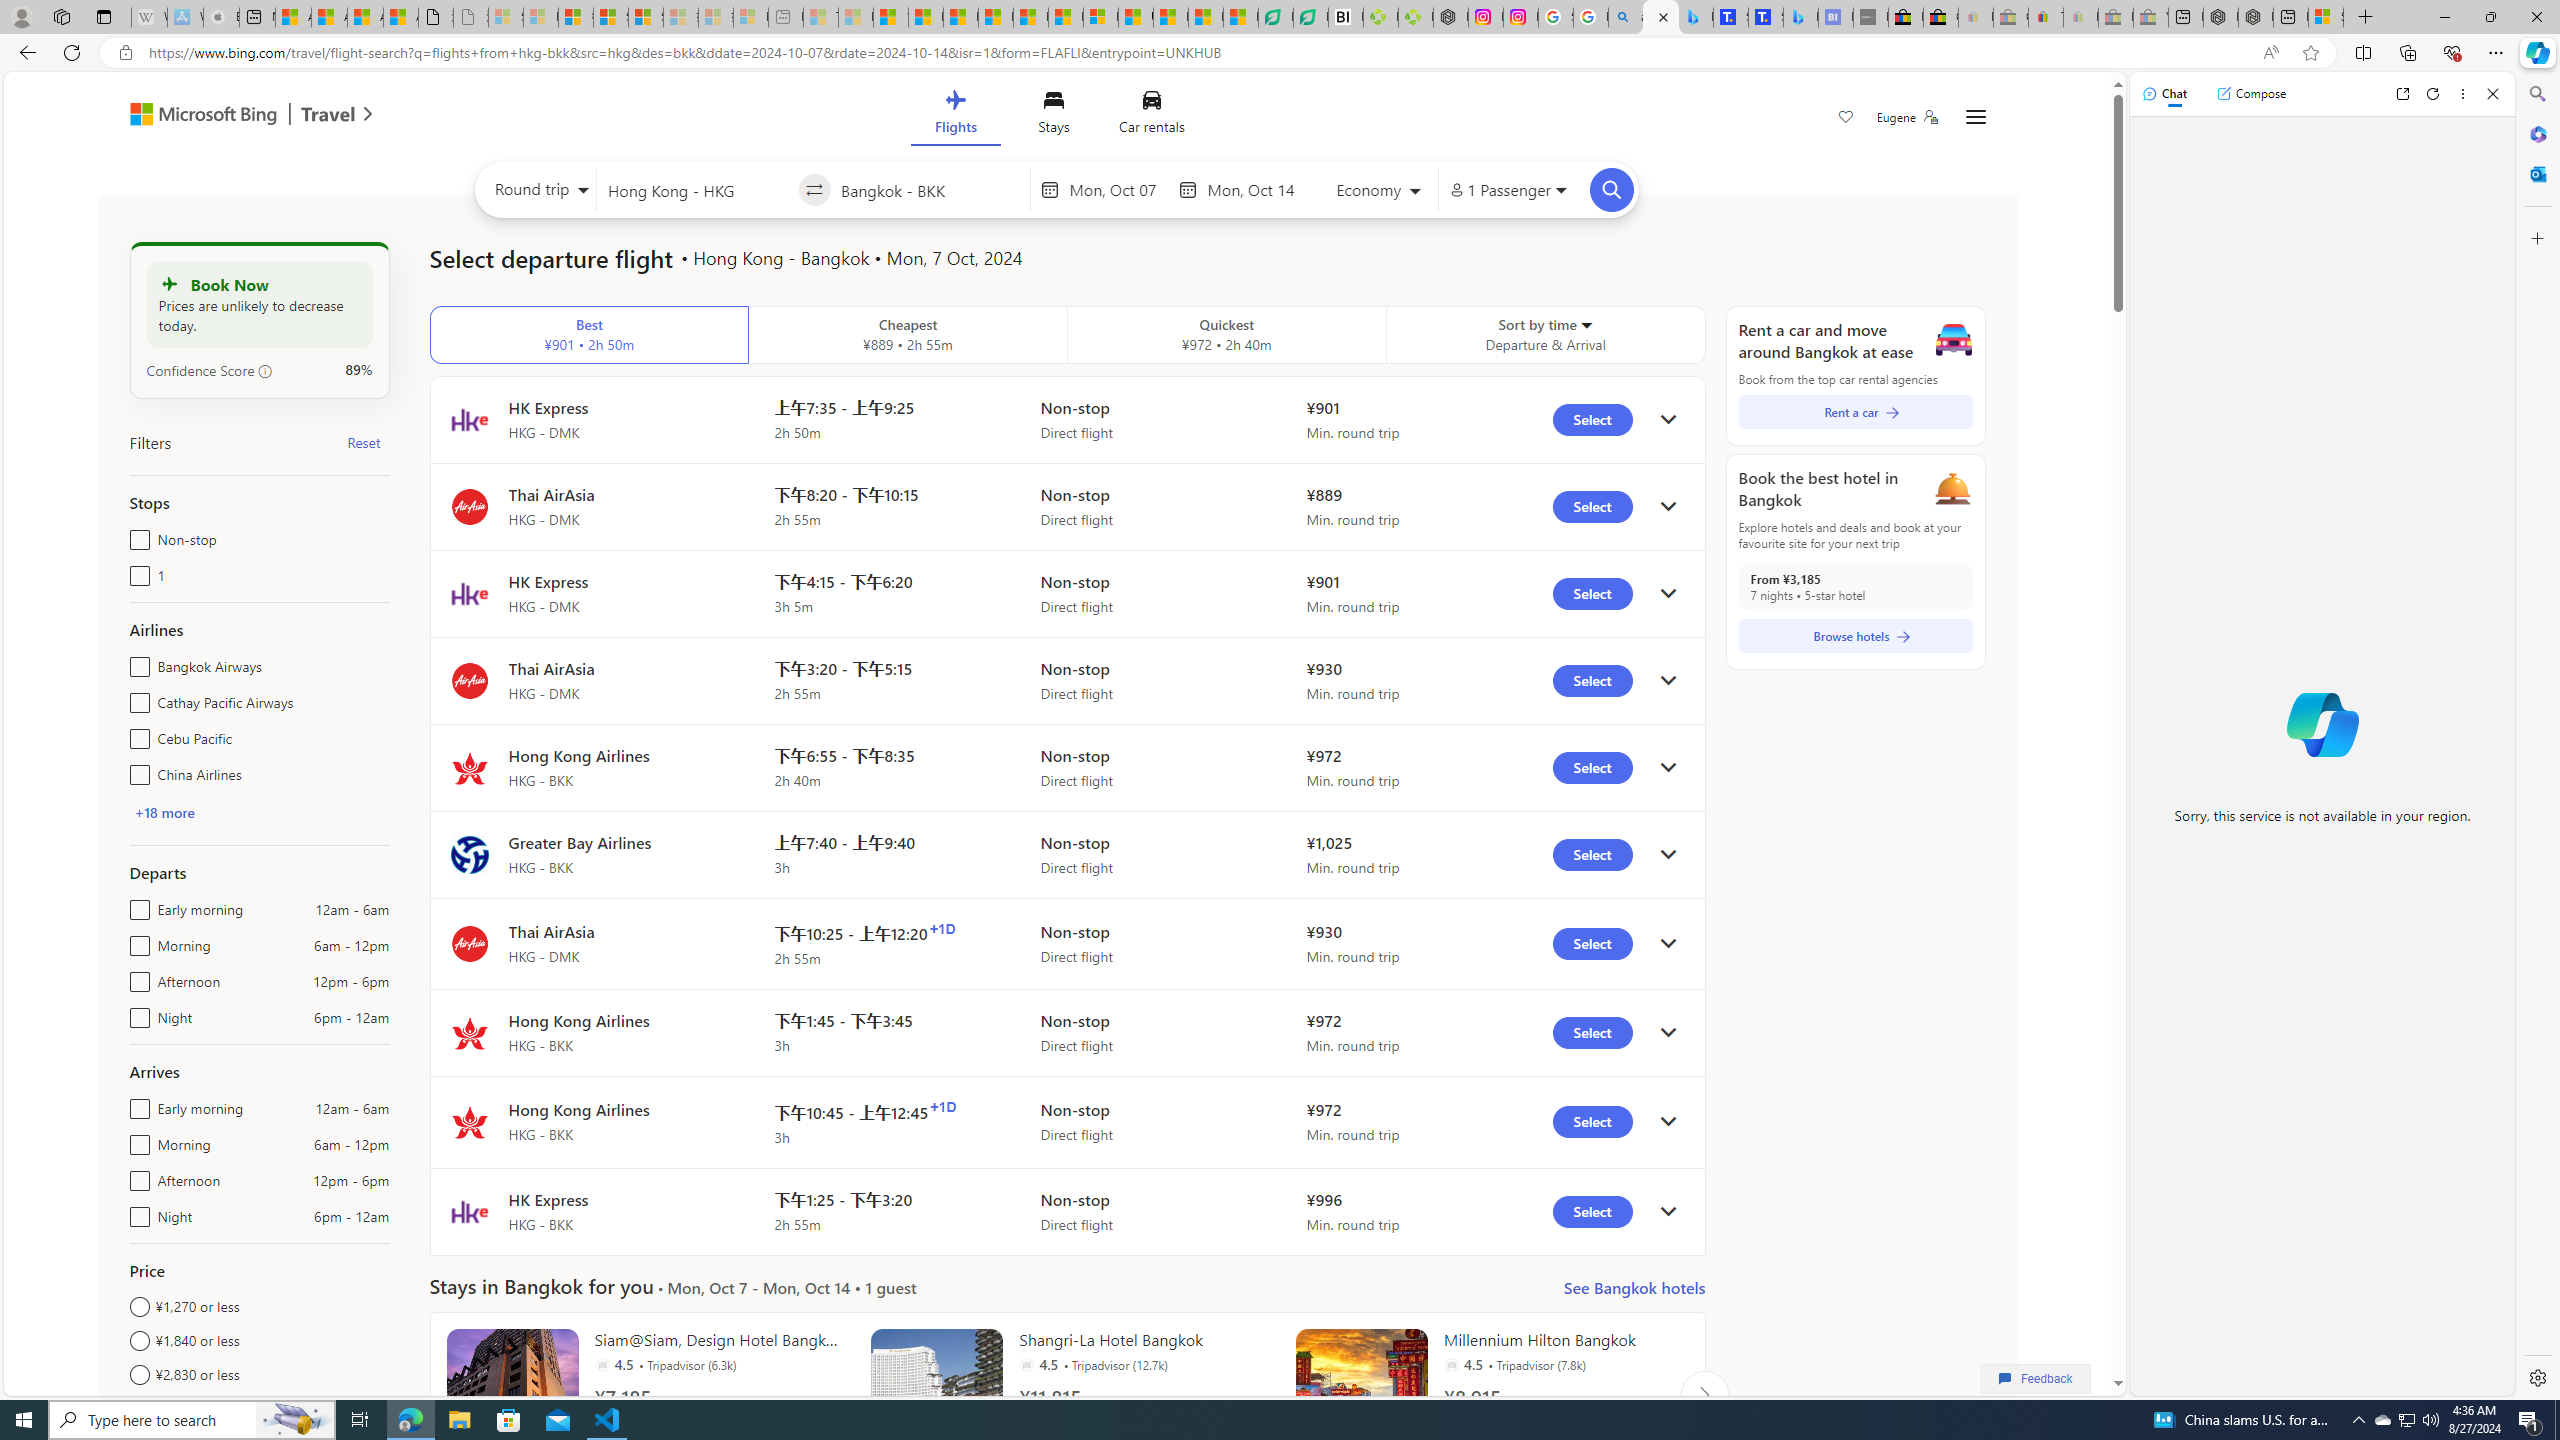 This screenshot has height=1440, width=2560. What do you see at coordinates (134, 735) in the screenshot?
I see `'Cebu Pacific'` at bounding box center [134, 735].